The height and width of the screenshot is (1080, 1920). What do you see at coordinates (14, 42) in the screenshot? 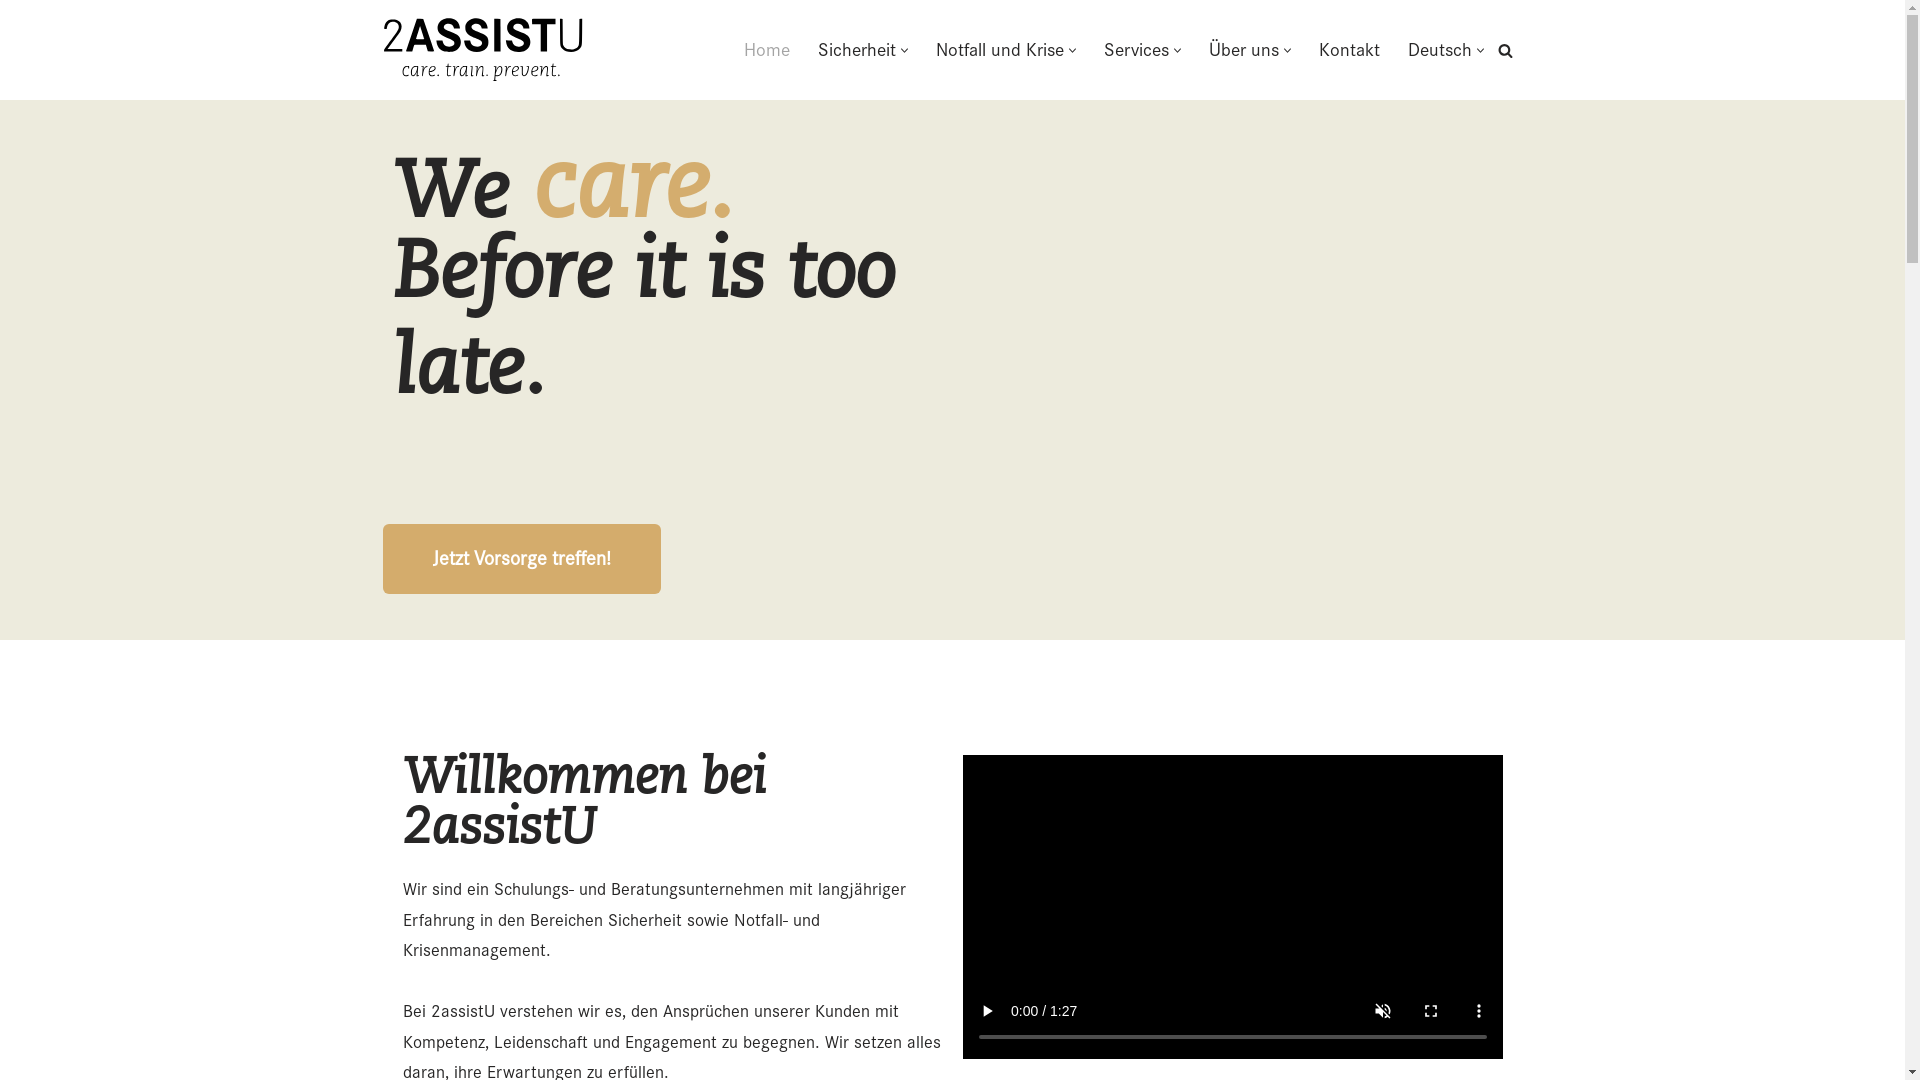
I see `'Zum Inhalt springen'` at bounding box center [14, 42].